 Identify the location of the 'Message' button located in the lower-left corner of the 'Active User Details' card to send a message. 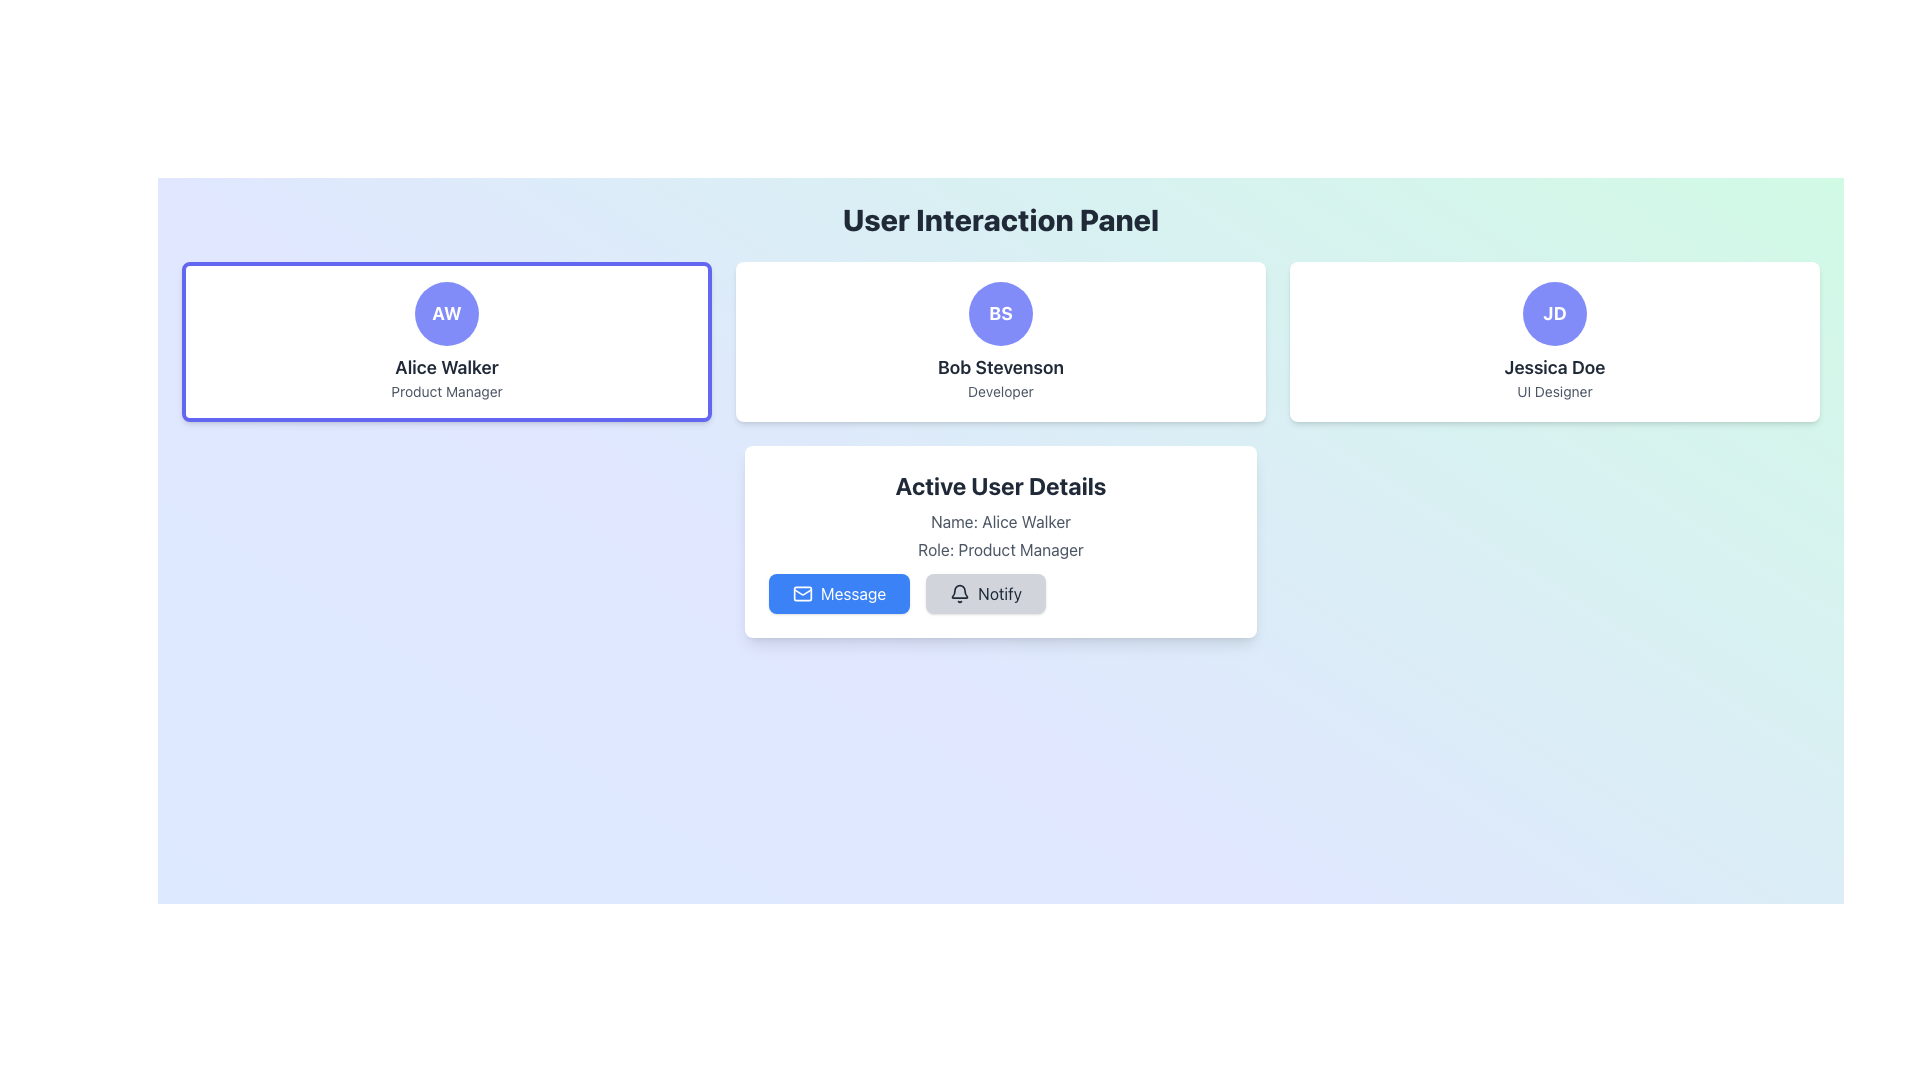
(802, 590).